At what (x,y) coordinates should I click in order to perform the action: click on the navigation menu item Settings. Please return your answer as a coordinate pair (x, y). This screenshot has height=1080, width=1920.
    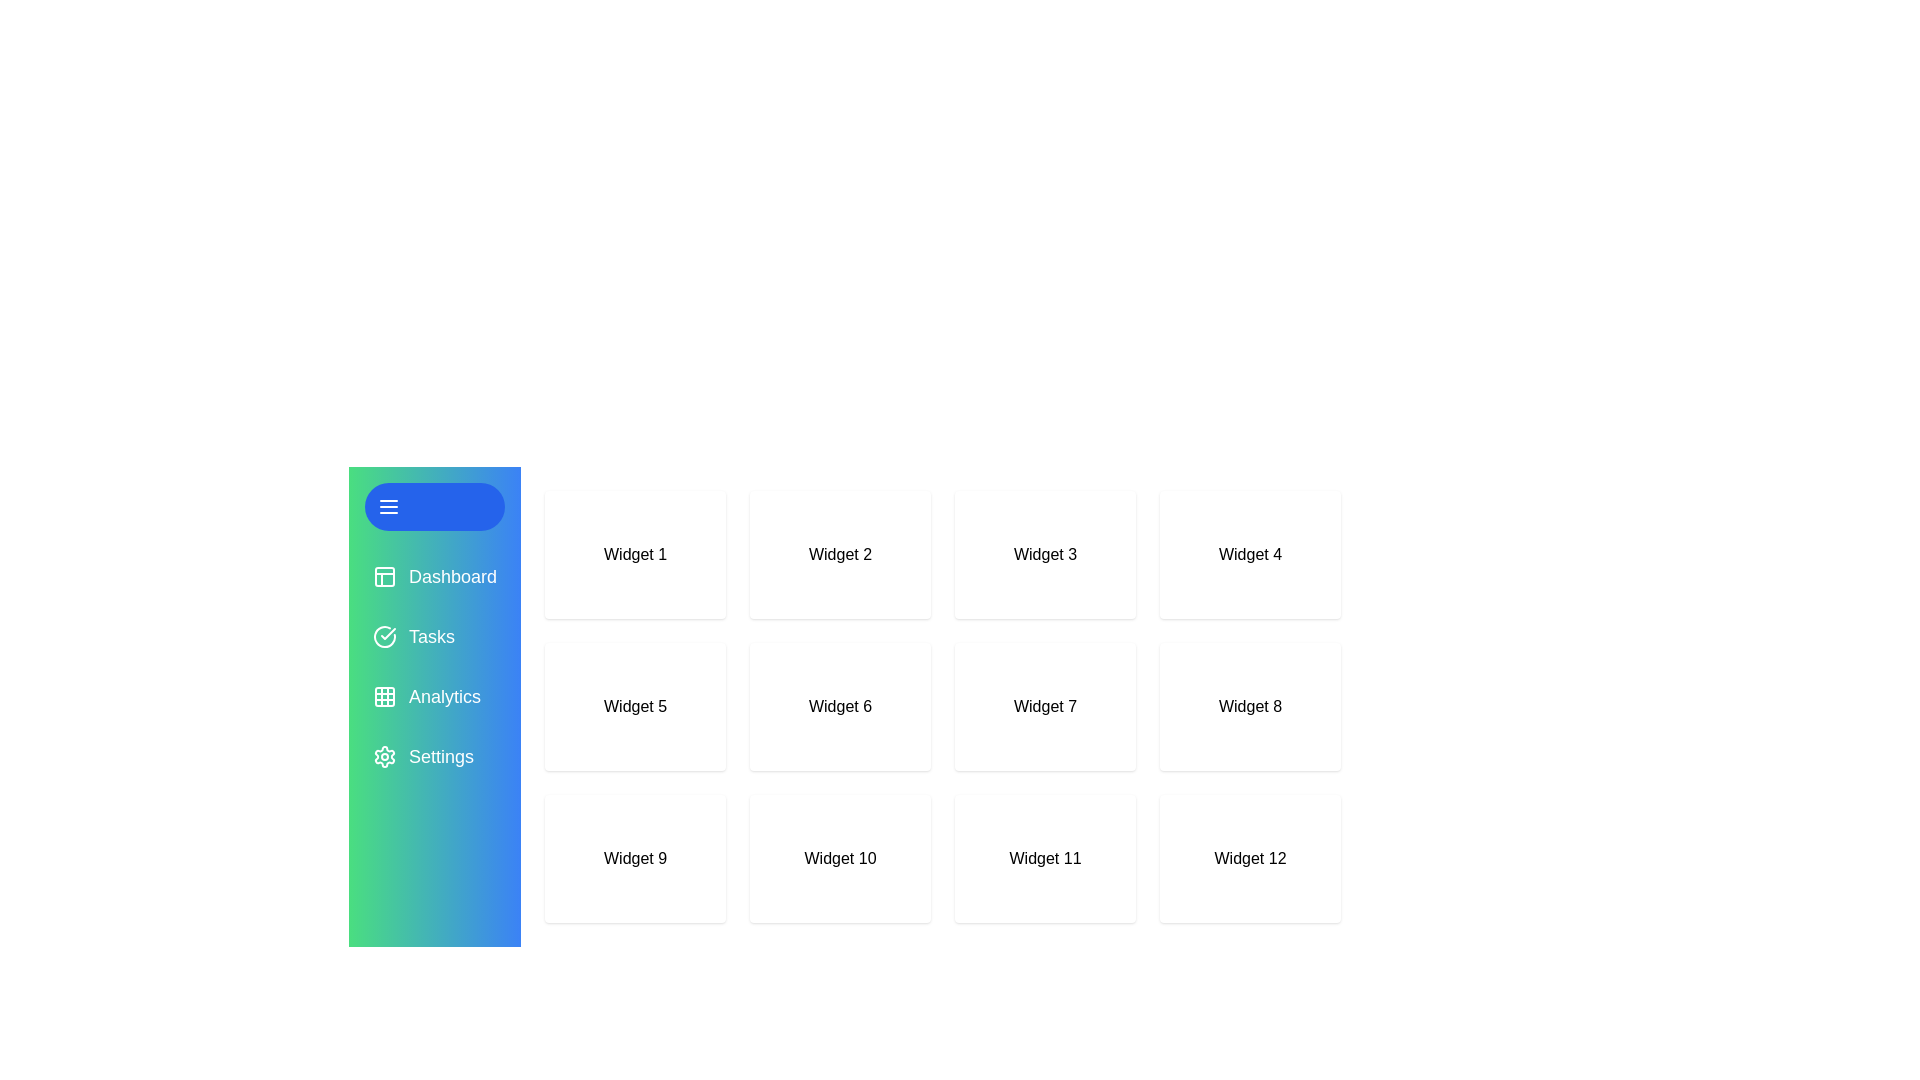
    Looking at the image, I should click on (434, 756).